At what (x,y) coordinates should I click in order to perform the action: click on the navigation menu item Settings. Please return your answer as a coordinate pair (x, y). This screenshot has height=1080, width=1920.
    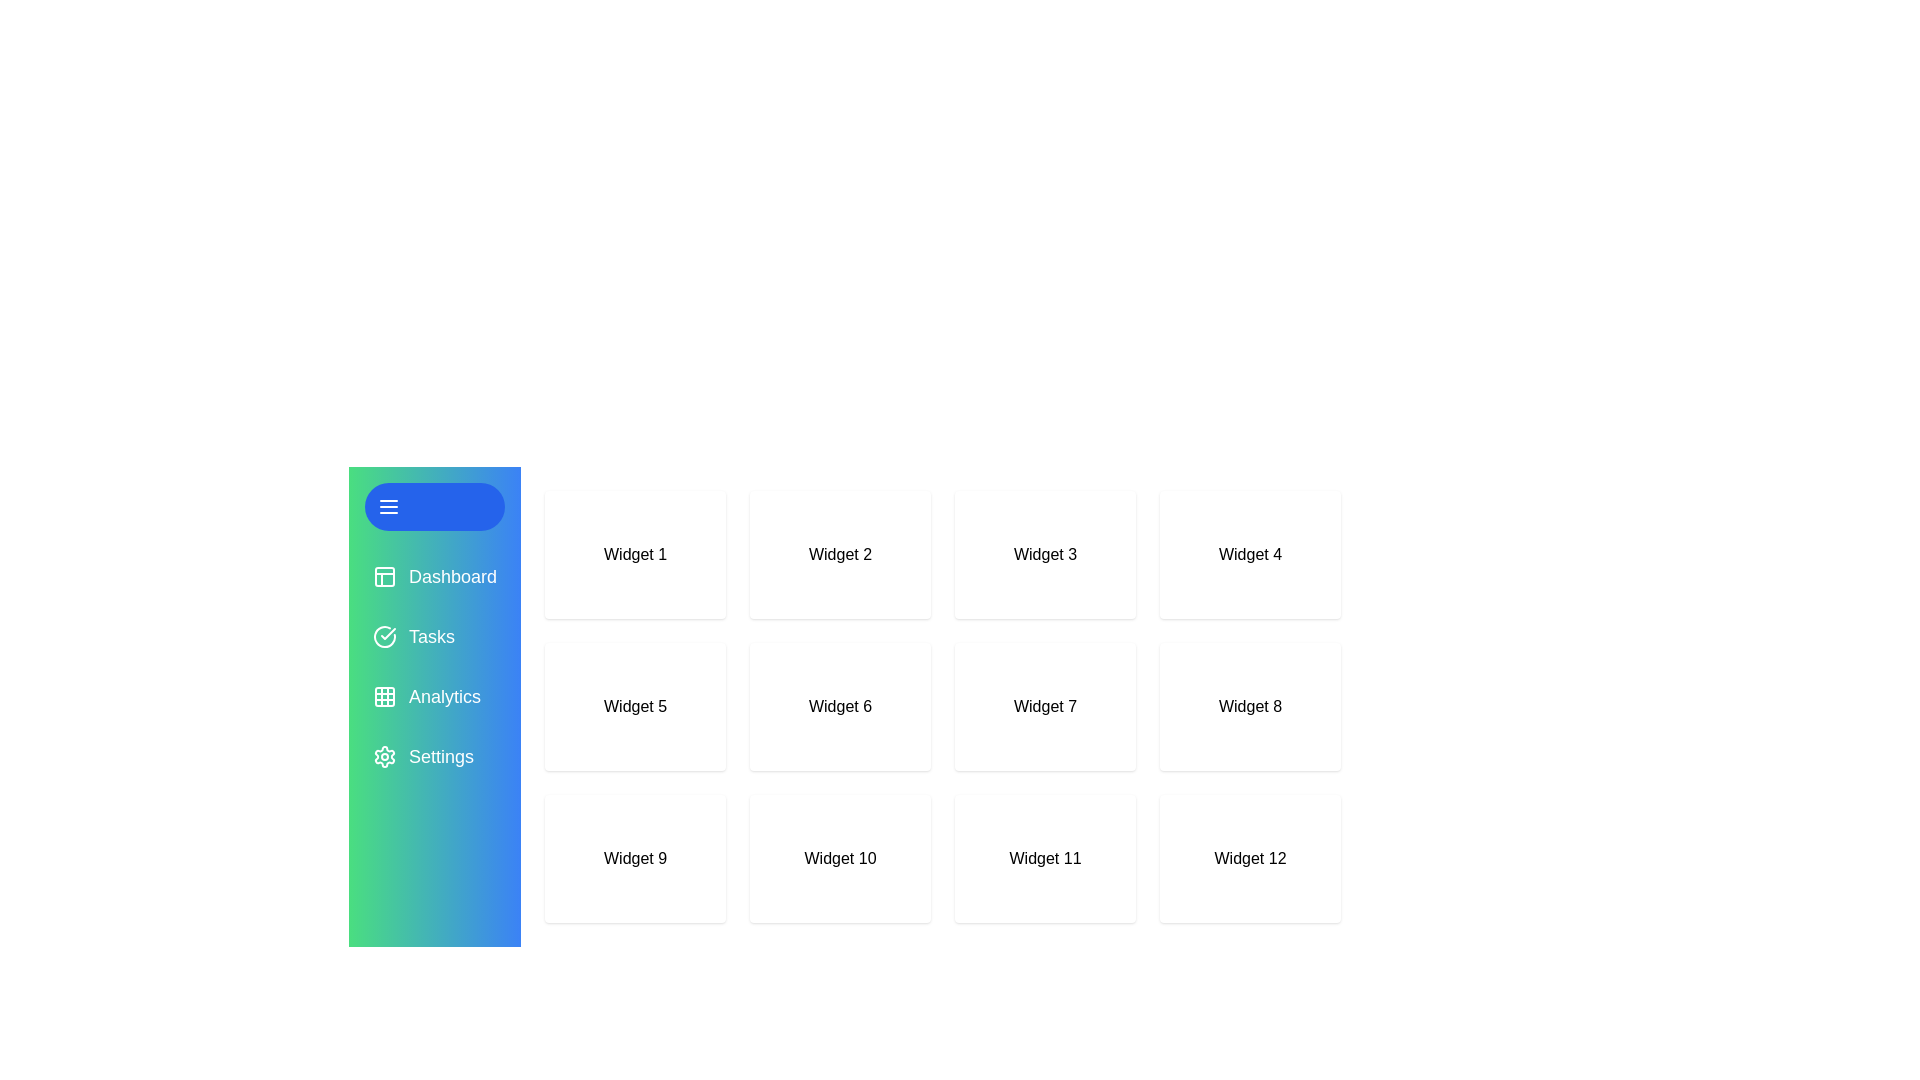
    Looking at the image, I should click on (434, 756).